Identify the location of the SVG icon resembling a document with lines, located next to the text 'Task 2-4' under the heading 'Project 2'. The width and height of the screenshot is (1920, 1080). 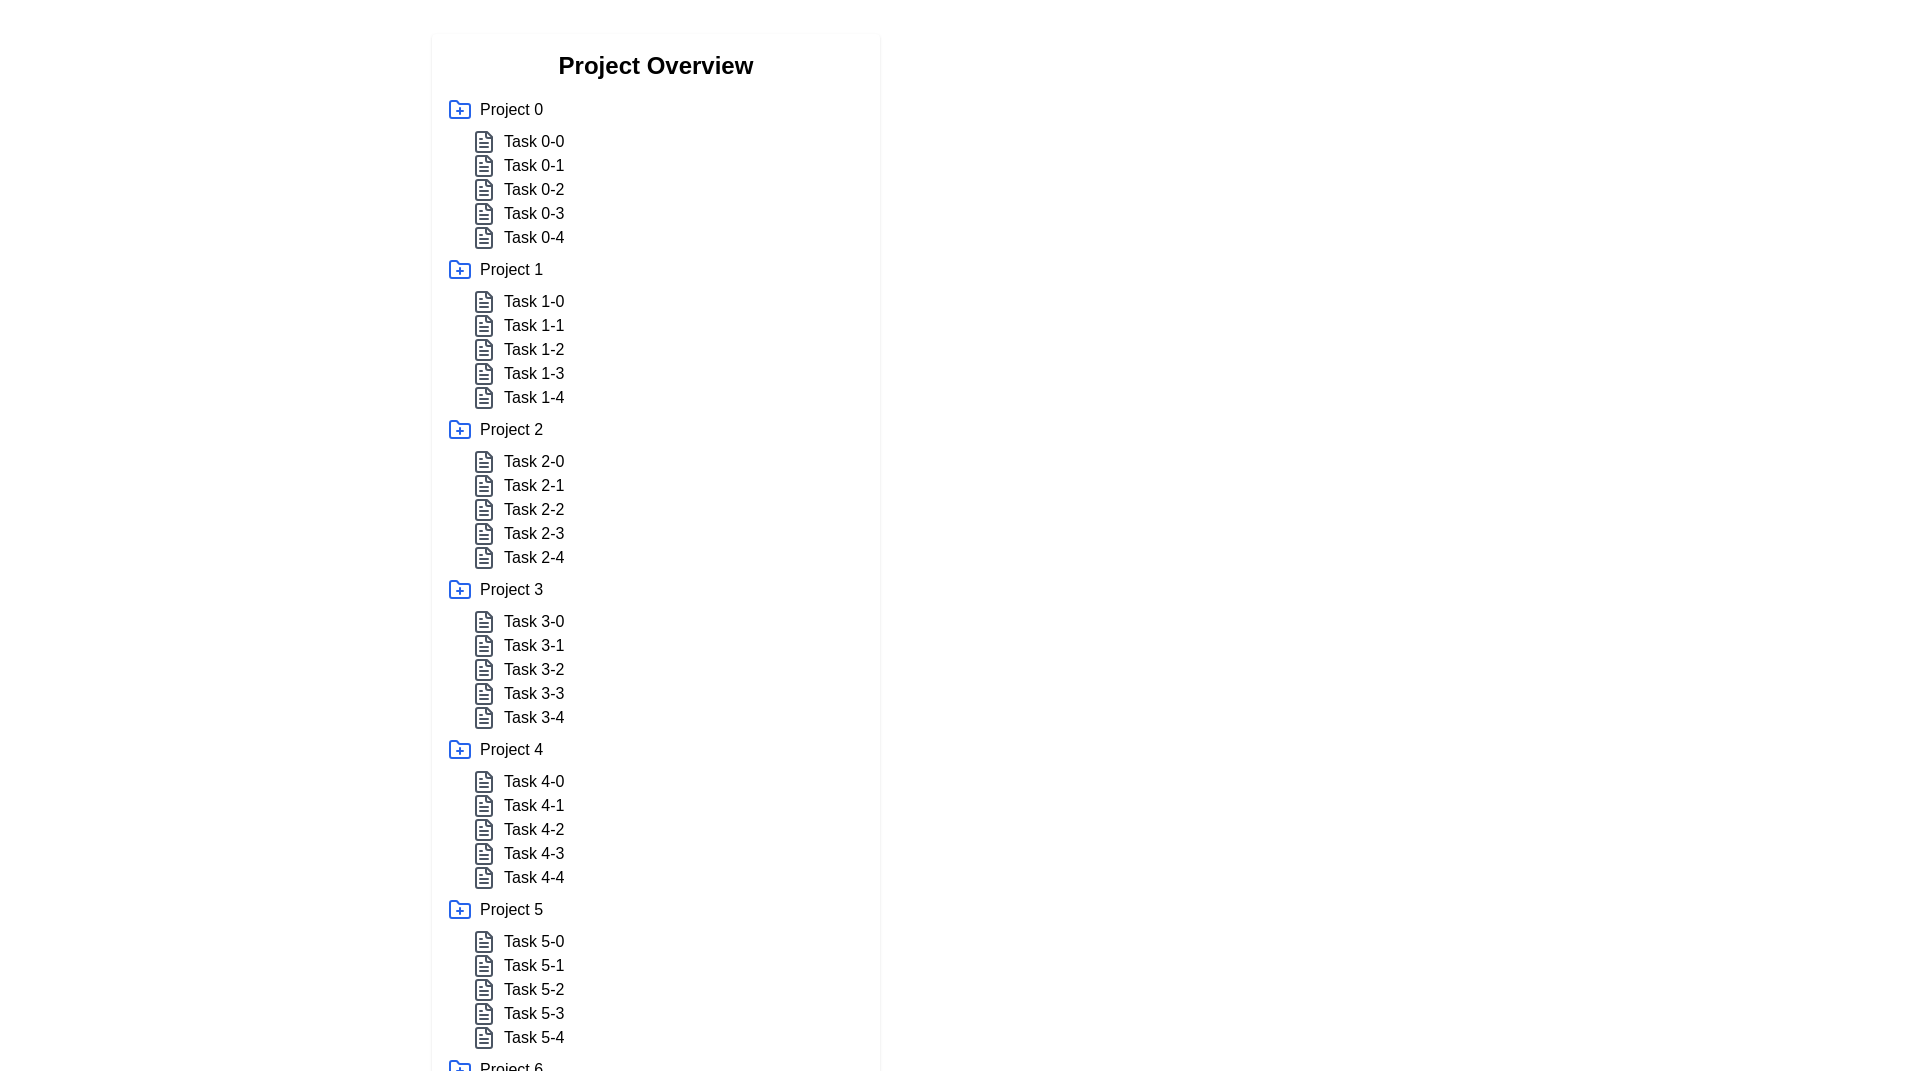
(484, 558).